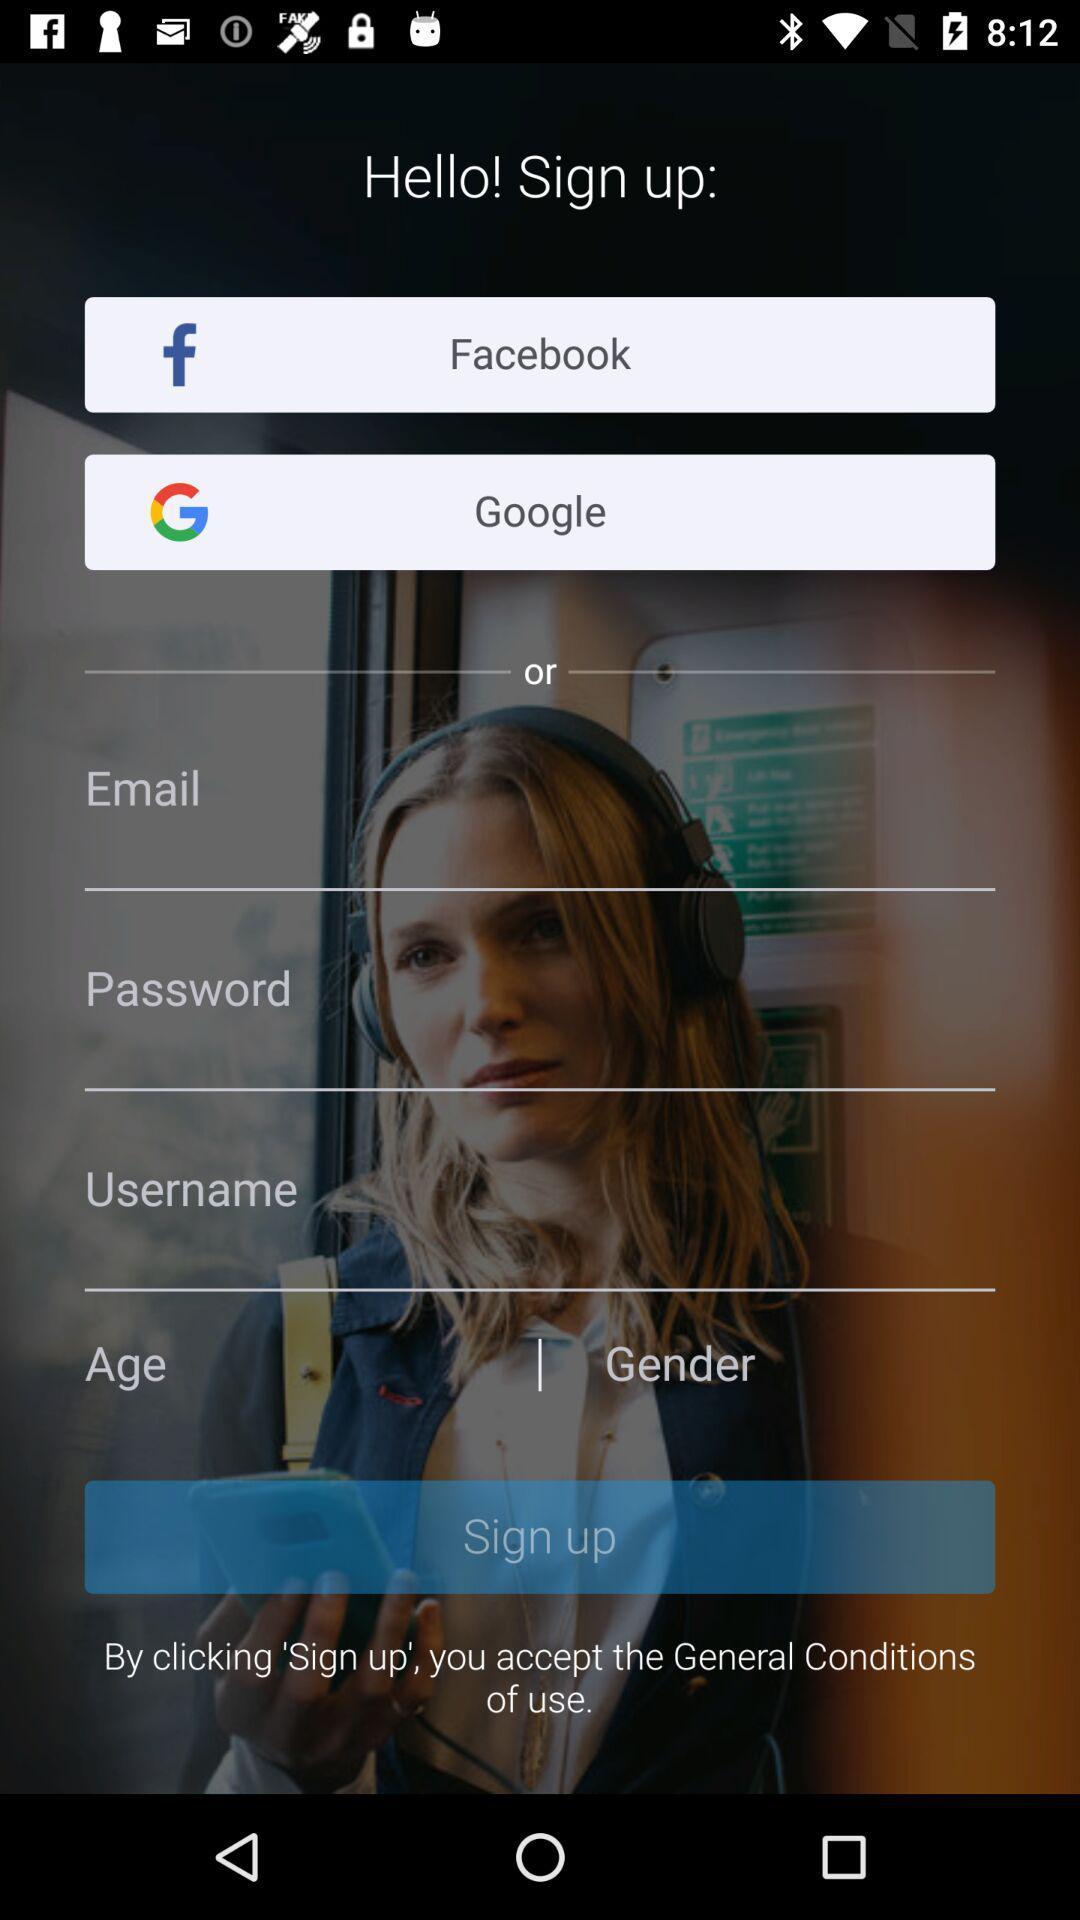 The width and height of the screenshot is (1080, 1920). What do you see at coordinates (540, 989) in the screenshot?
I see `address page` at bounding box center [540, 989].